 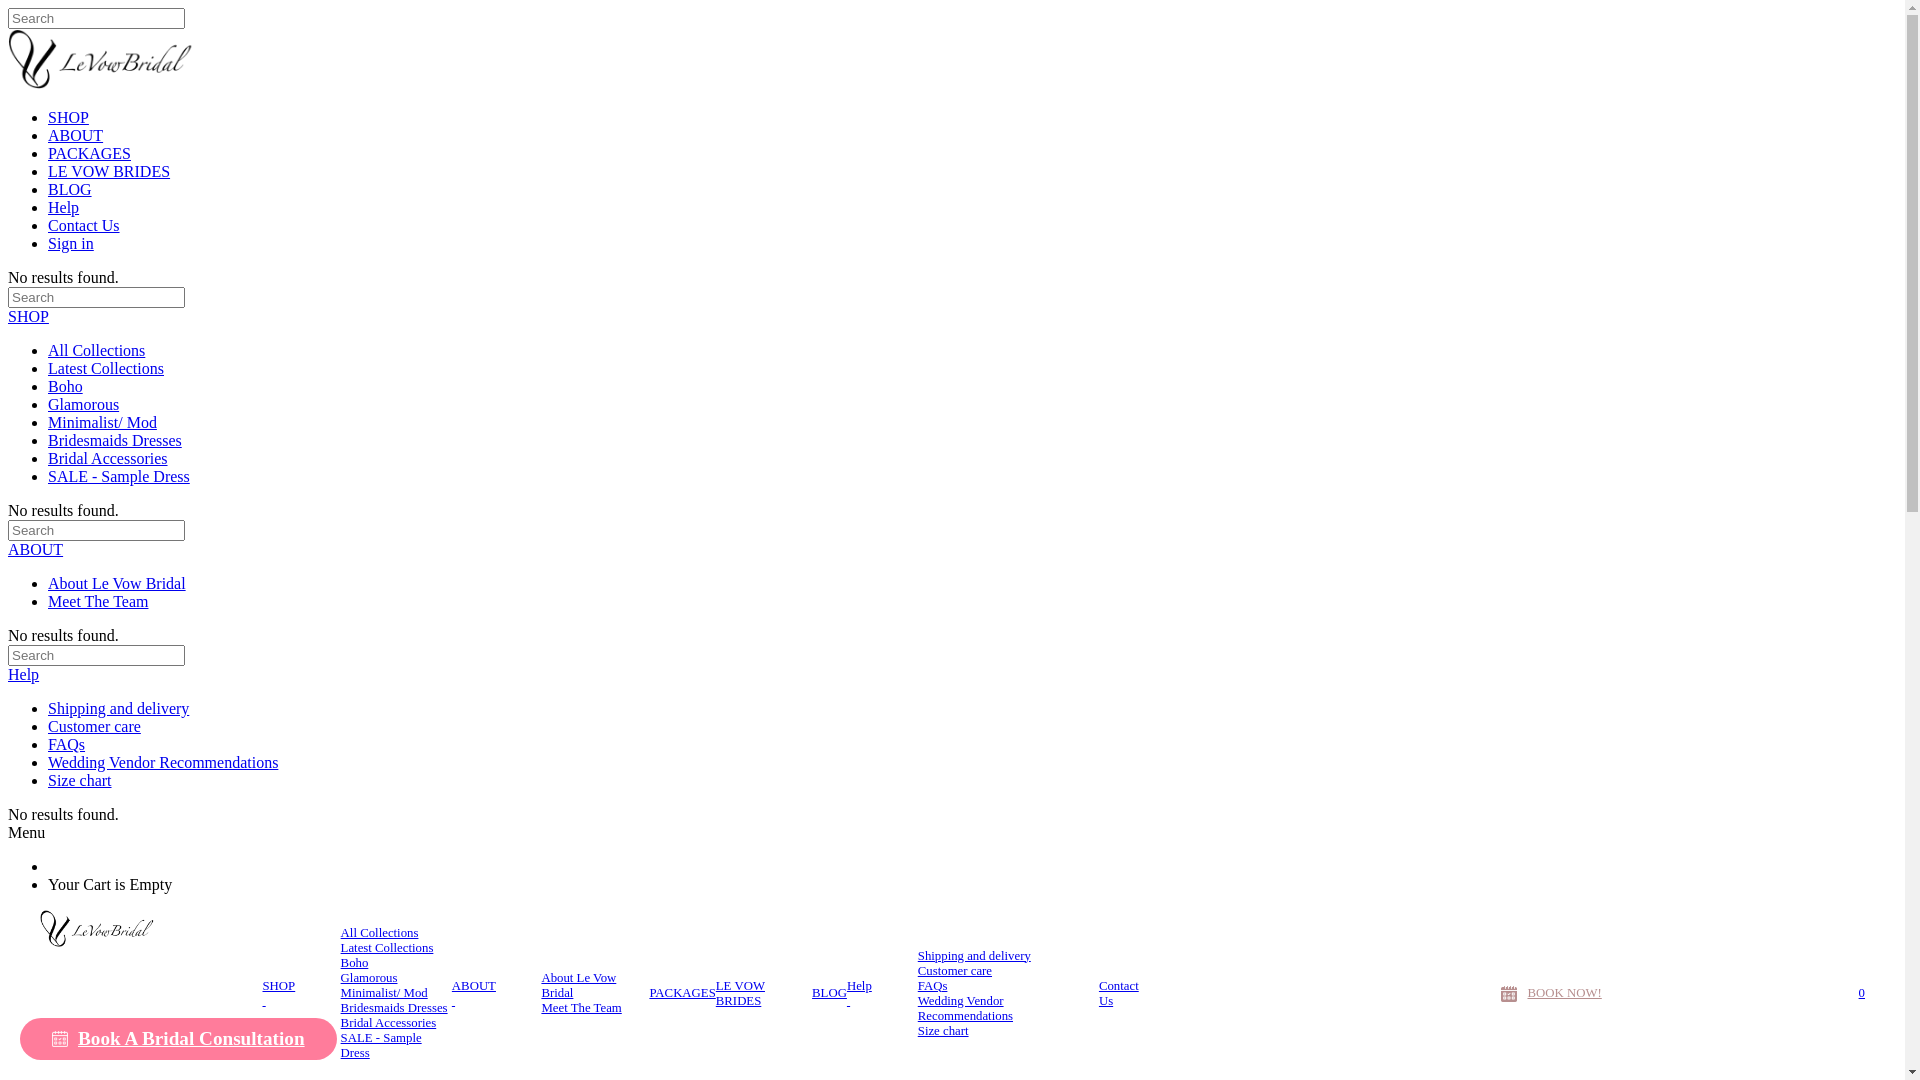 I want to click on 'Bridesmaids Dresses', so click(x=340, y=1008).